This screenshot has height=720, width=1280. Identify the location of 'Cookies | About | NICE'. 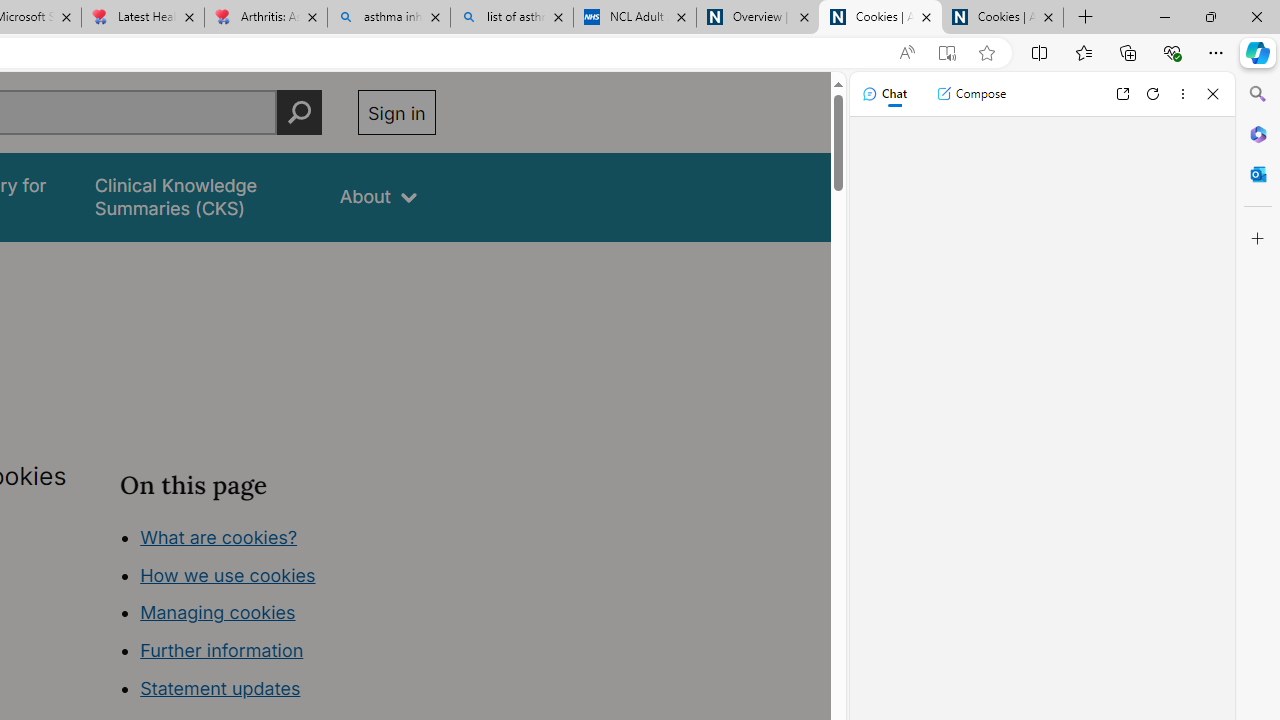
(1002, 17).